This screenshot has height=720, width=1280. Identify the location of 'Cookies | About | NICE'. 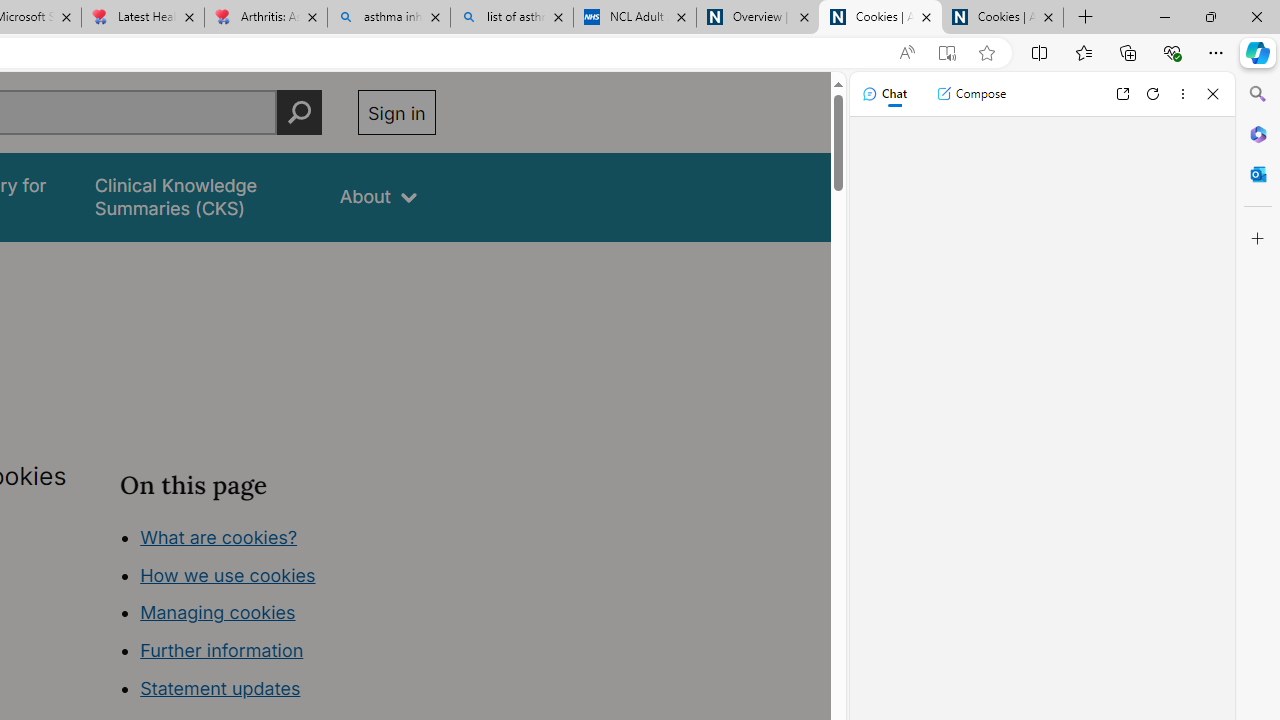
(1002, 17).